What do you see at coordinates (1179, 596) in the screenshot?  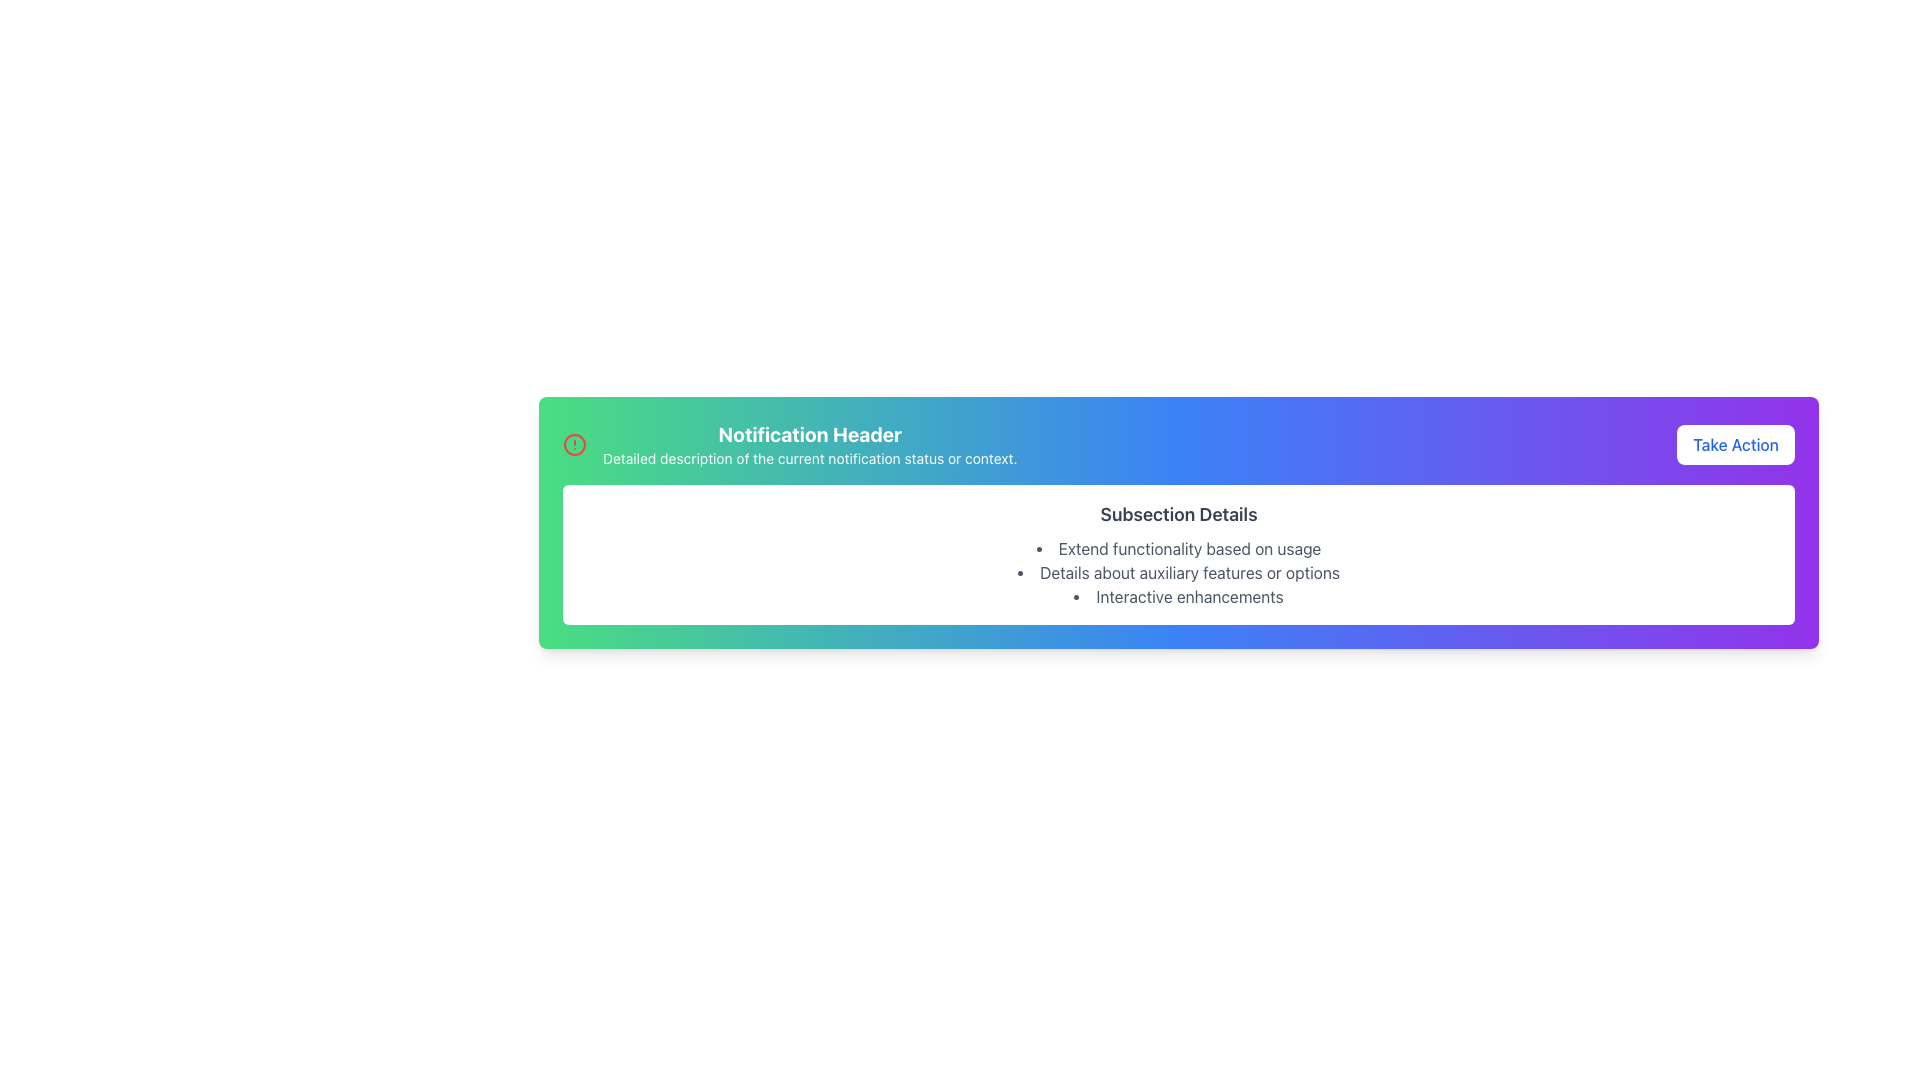 I see `the third item in the bullet-point list located in the 'Subsection Details' section under the 'Notification Header'` at bounding box center [1179, 596].